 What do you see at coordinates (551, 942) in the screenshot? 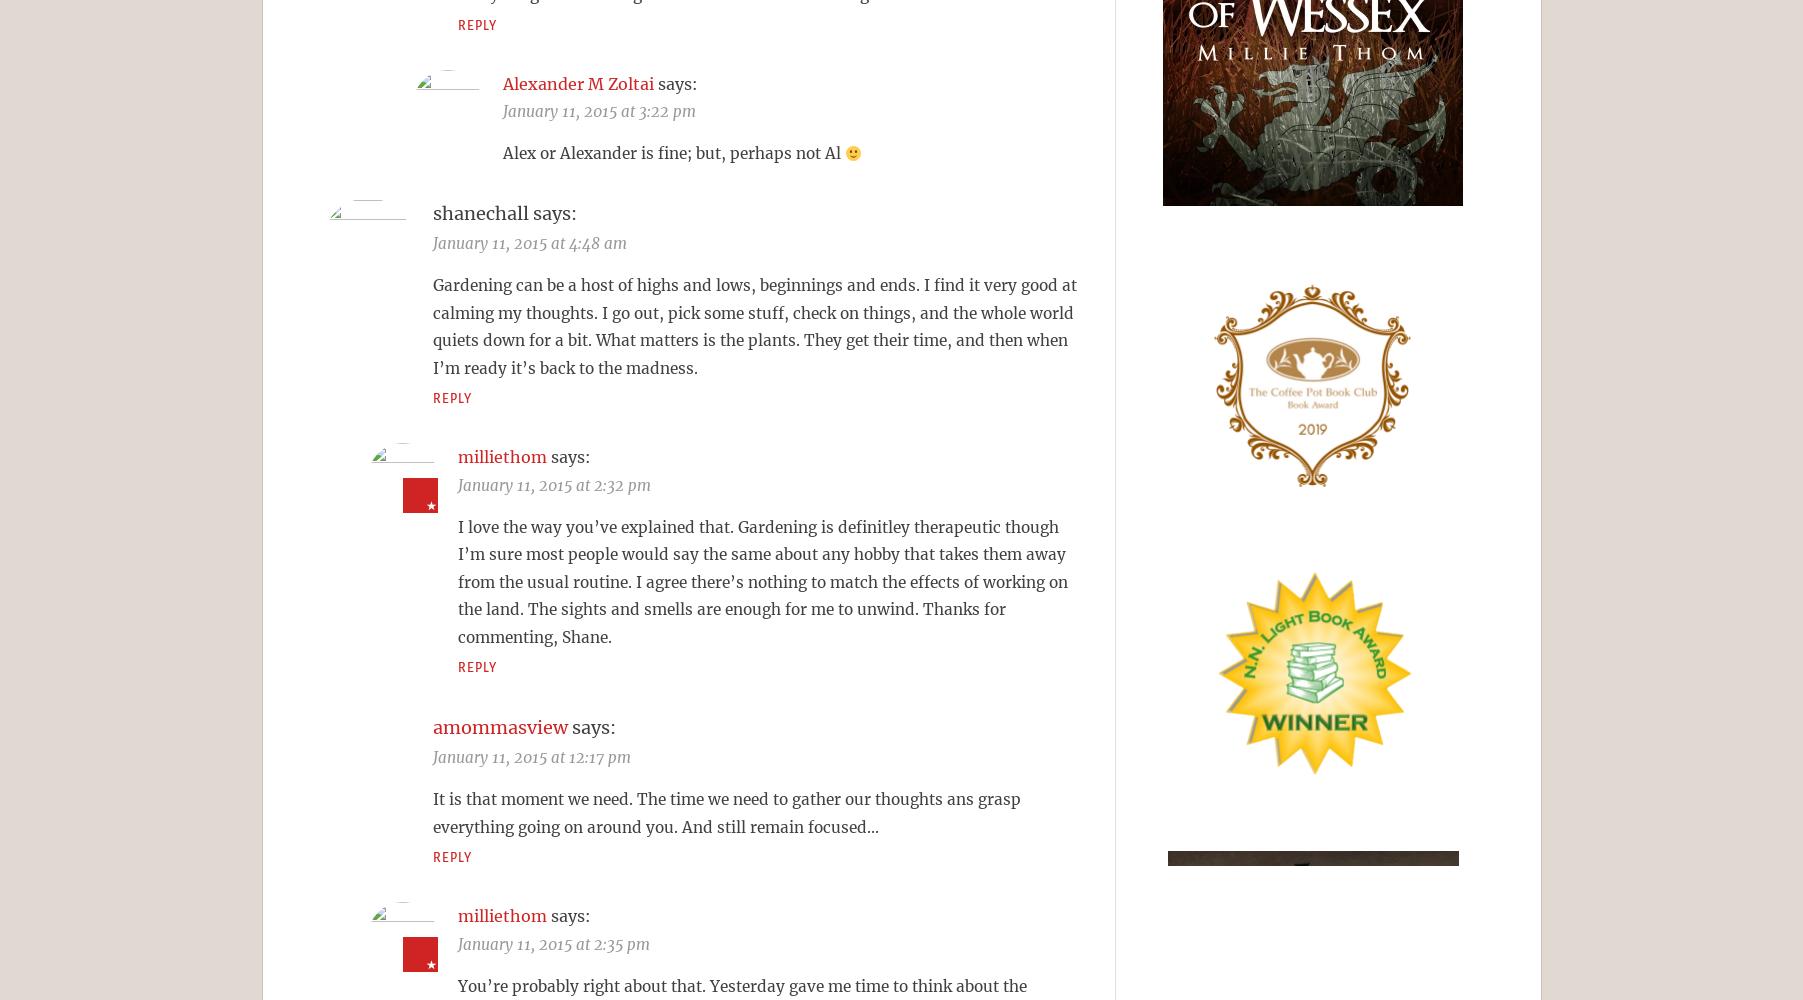
I see `'January 11, 2015 at 2:35 pm'` at bounding box center [551, 942].